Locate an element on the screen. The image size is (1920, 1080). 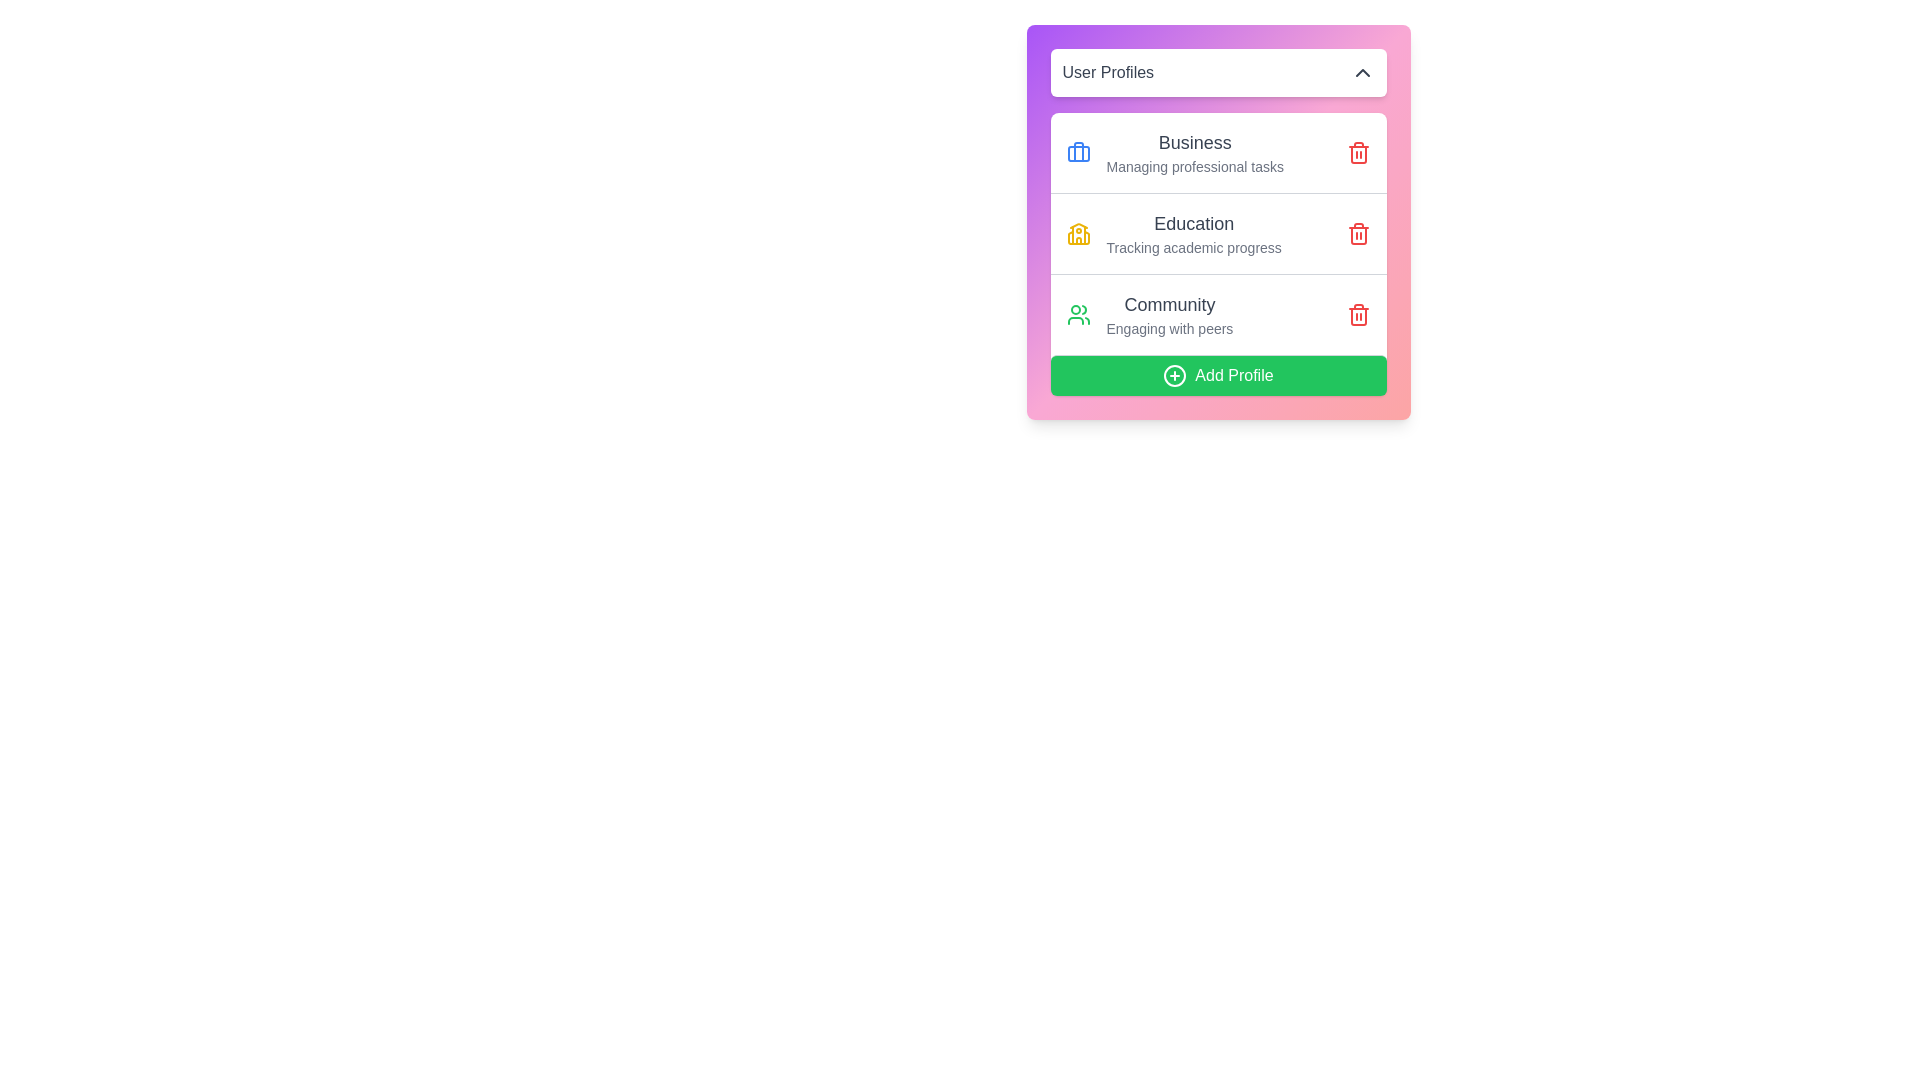
the Text label displaying 'Community' with the phrase 'Engaging with peers' below it is located at coordinates (1169, 315).